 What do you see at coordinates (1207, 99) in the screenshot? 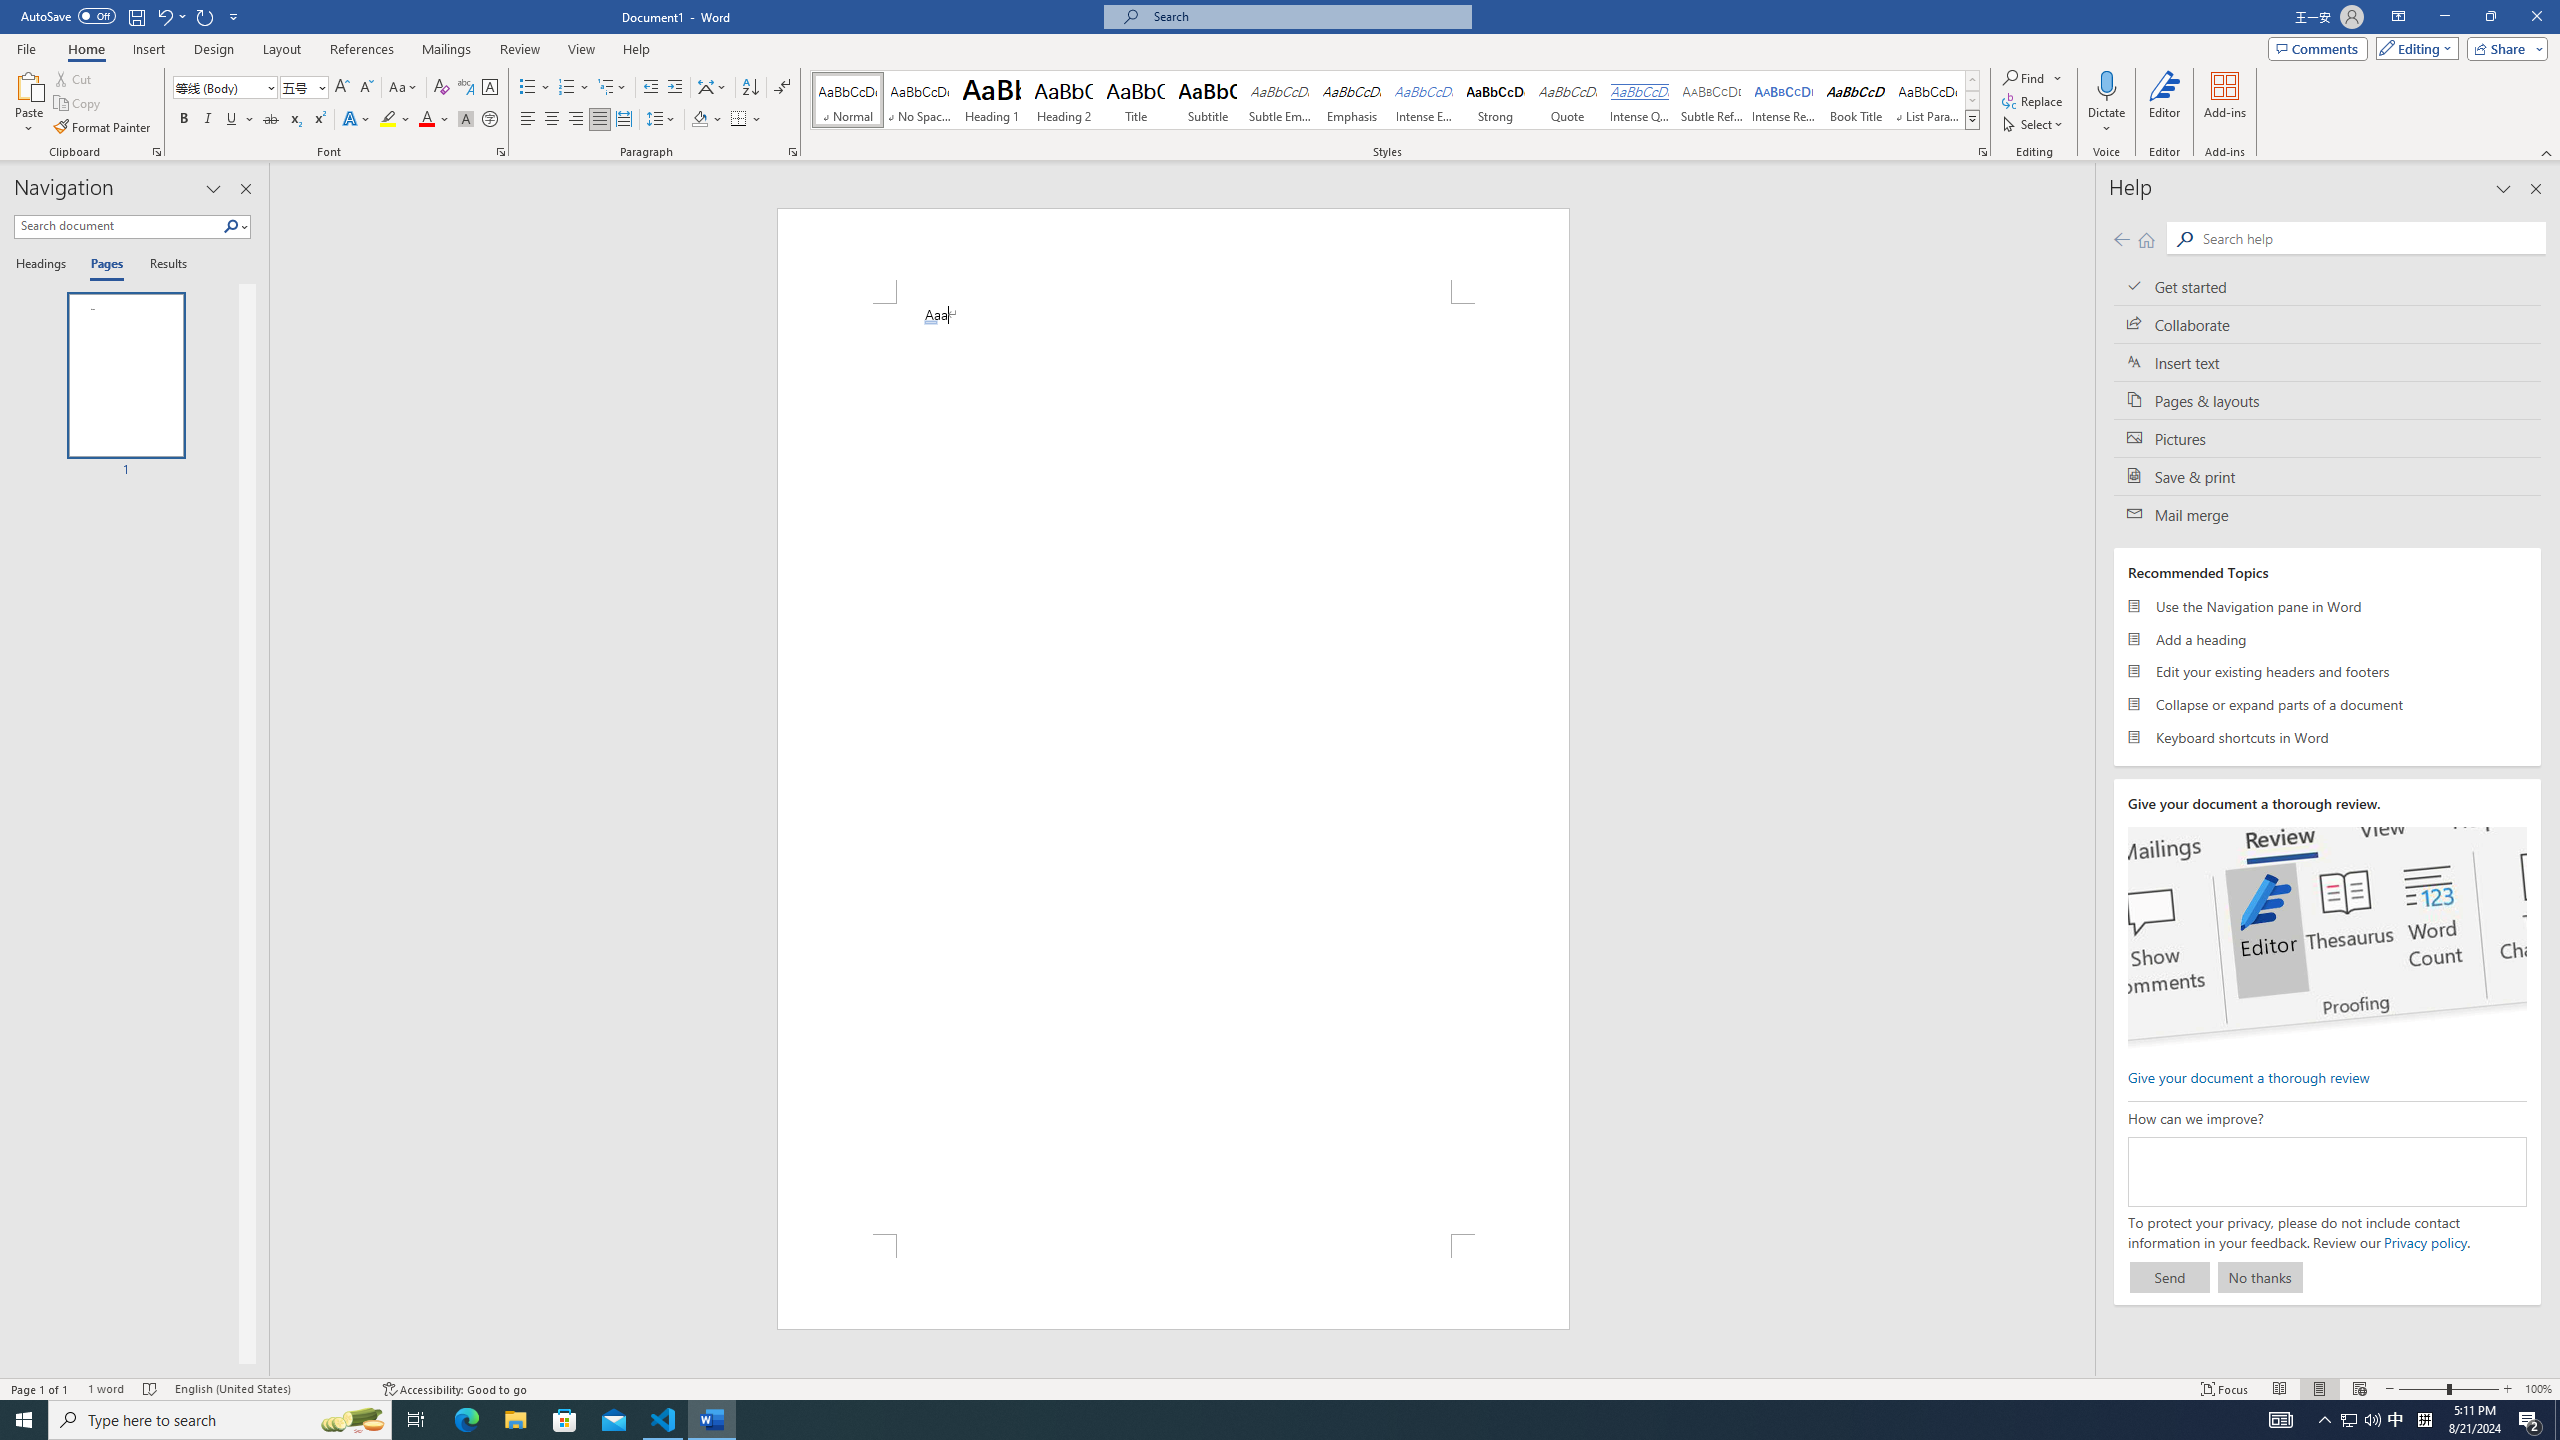
I see `'Subtitle'` at bounding box center [1207, 99].